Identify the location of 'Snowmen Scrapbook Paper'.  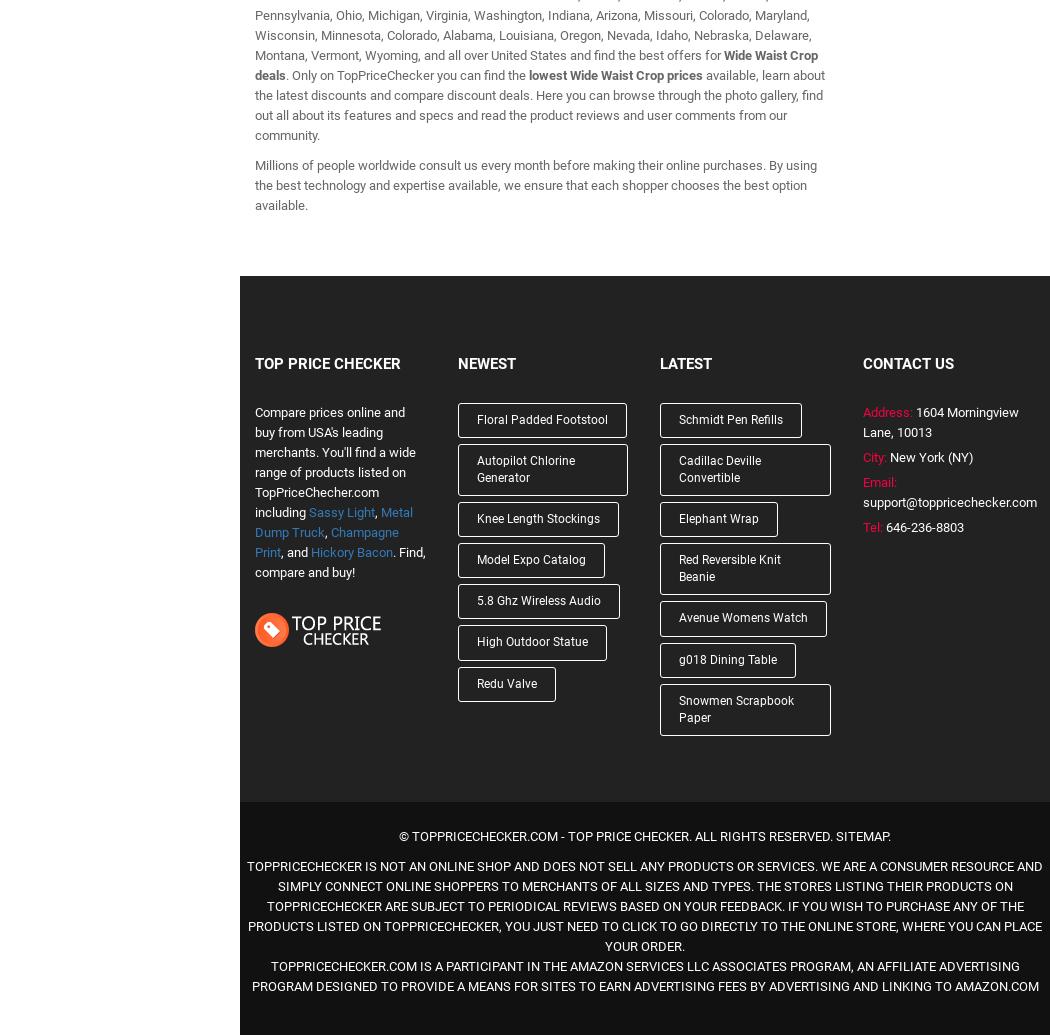
(735, 707).